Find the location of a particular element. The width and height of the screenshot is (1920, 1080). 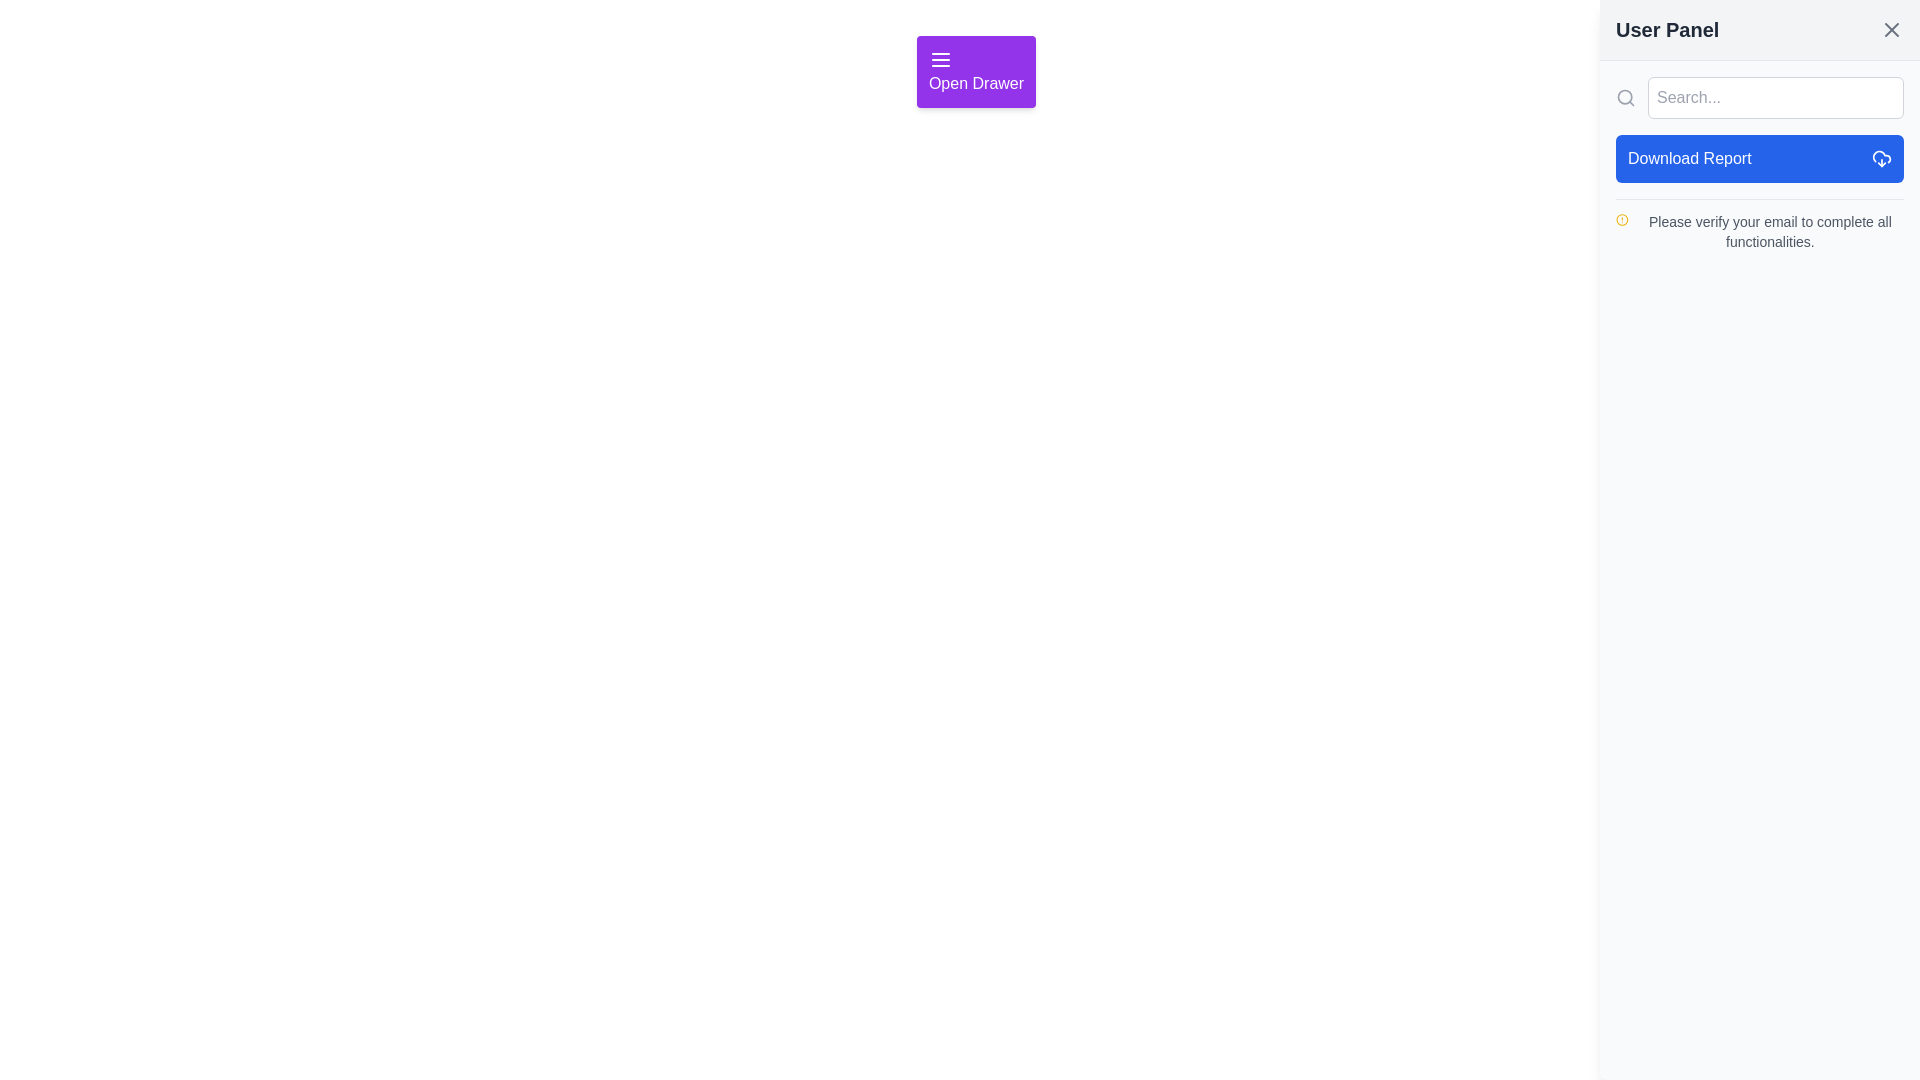

the small circular icon that forms the lens of the magnifying glass icon located to the far right of the 'User Panel' is located at coordinates (1625, 97).